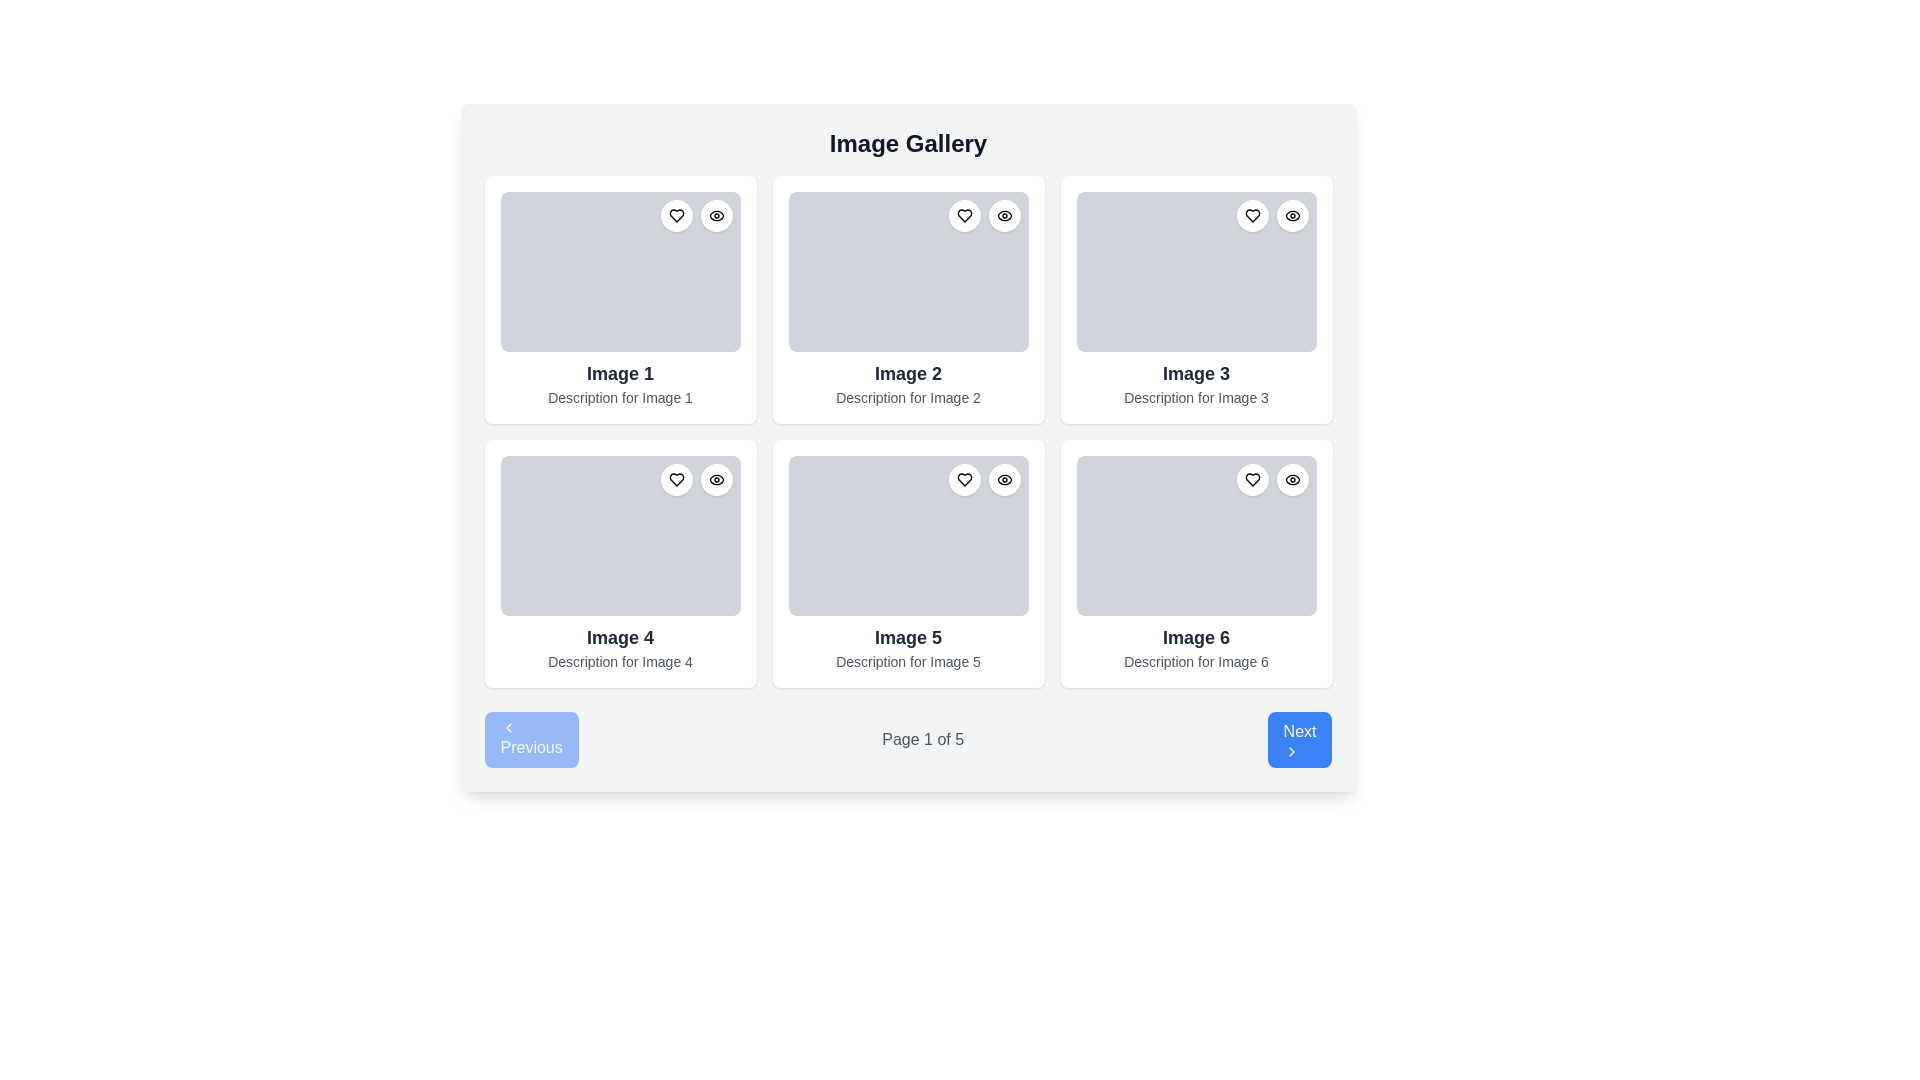  Describe the element at coordinates (676, 216) in the screenshot. I see `the circular button with a white background and black heart icon located in the top-right corner of the first image card labeled 'Image 1'` at that location.